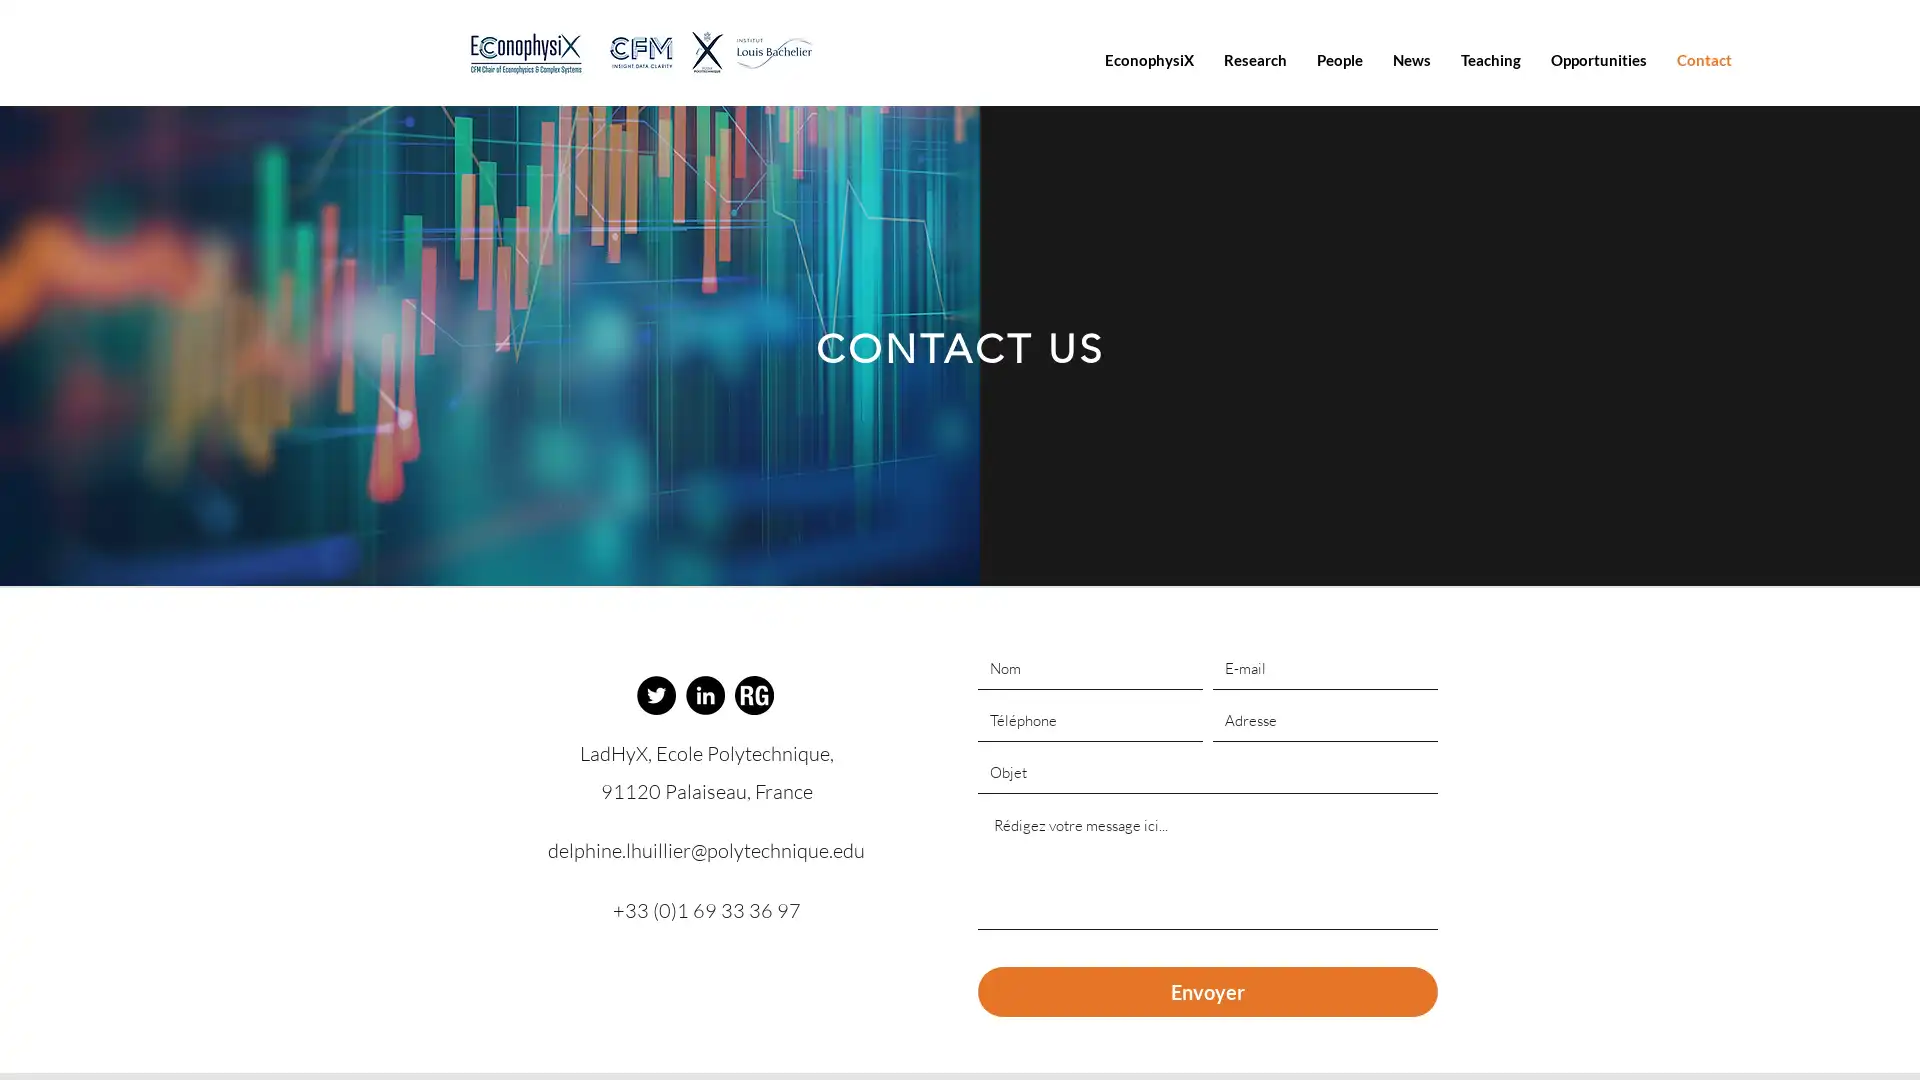 This screenshot has height=1080, width=1920. What do you see at coordinates (1205, 991) in the screenshot?
I see `Envoyer` at bounding box center [1205, 991].